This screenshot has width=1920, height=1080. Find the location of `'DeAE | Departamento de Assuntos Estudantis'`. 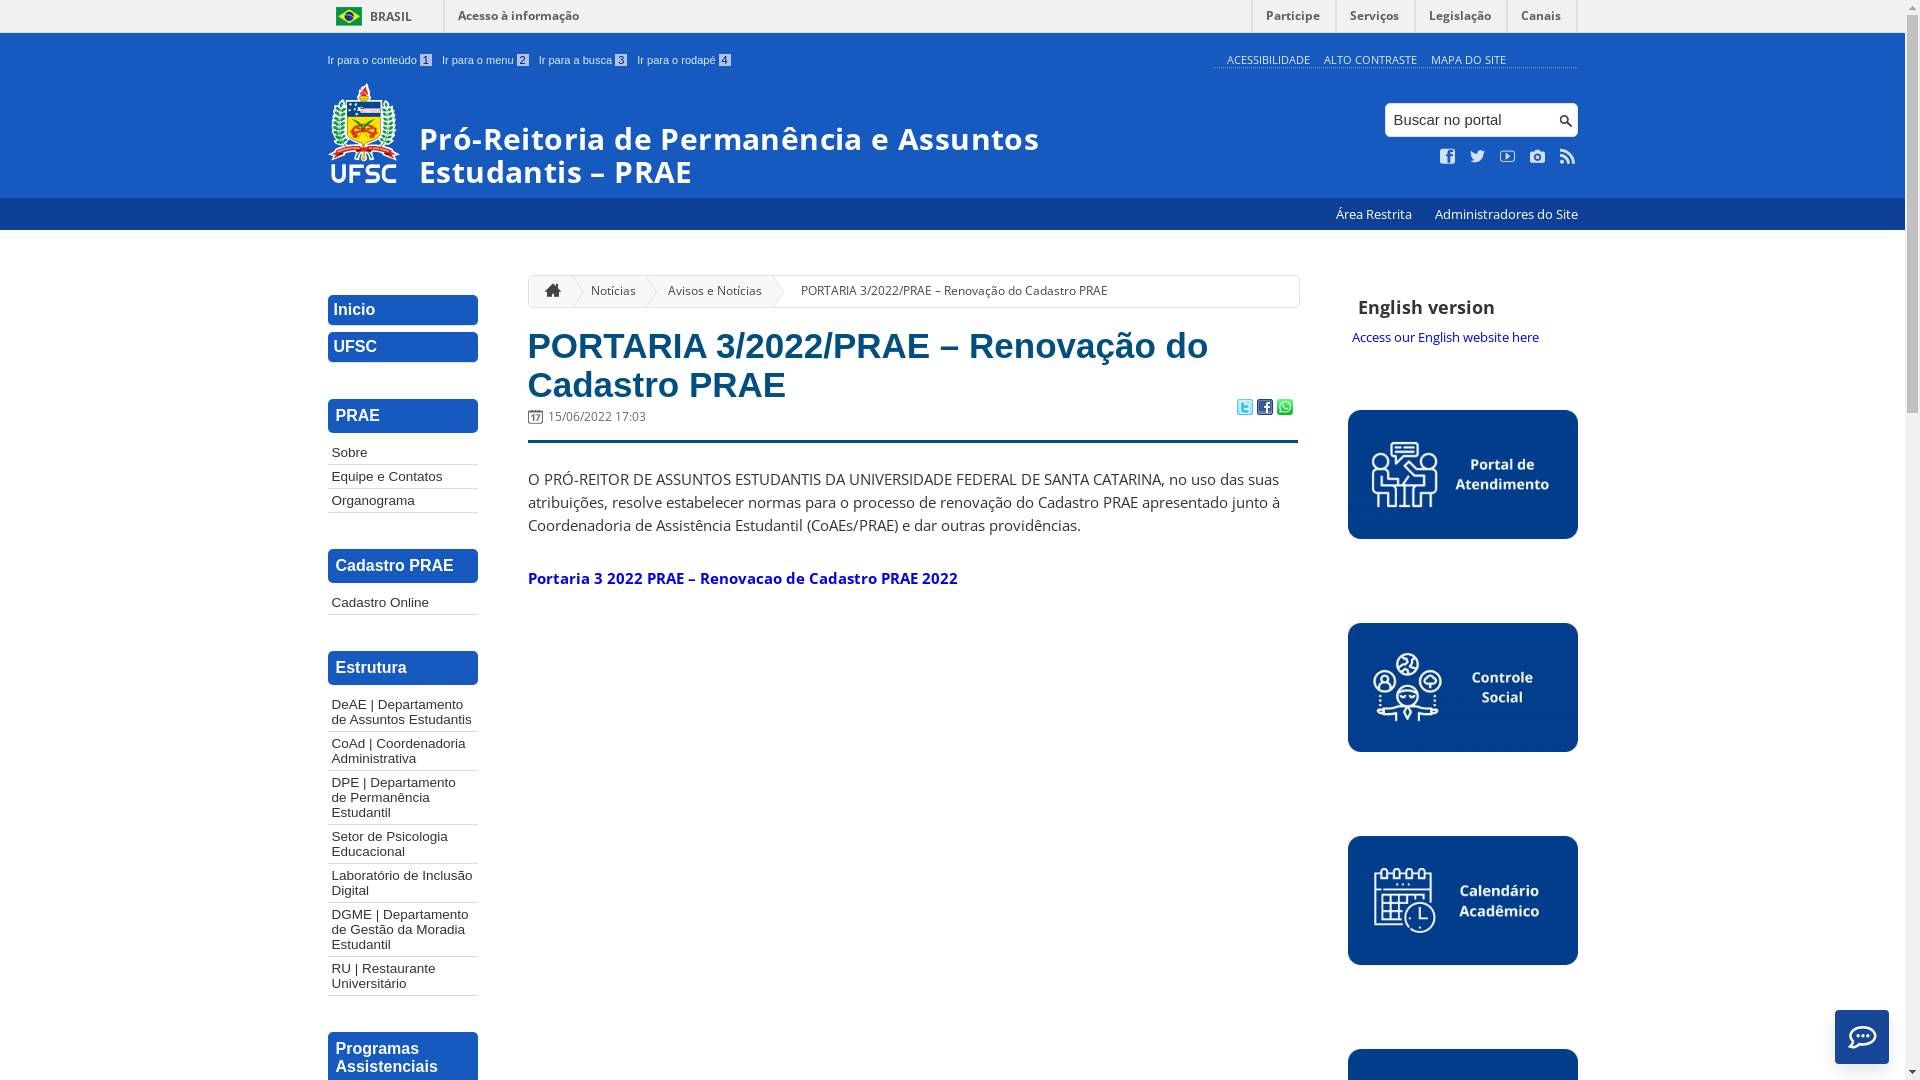

'DeAE | Departamento de Assuntos Estudantis' is located at coordinates (327, 711).